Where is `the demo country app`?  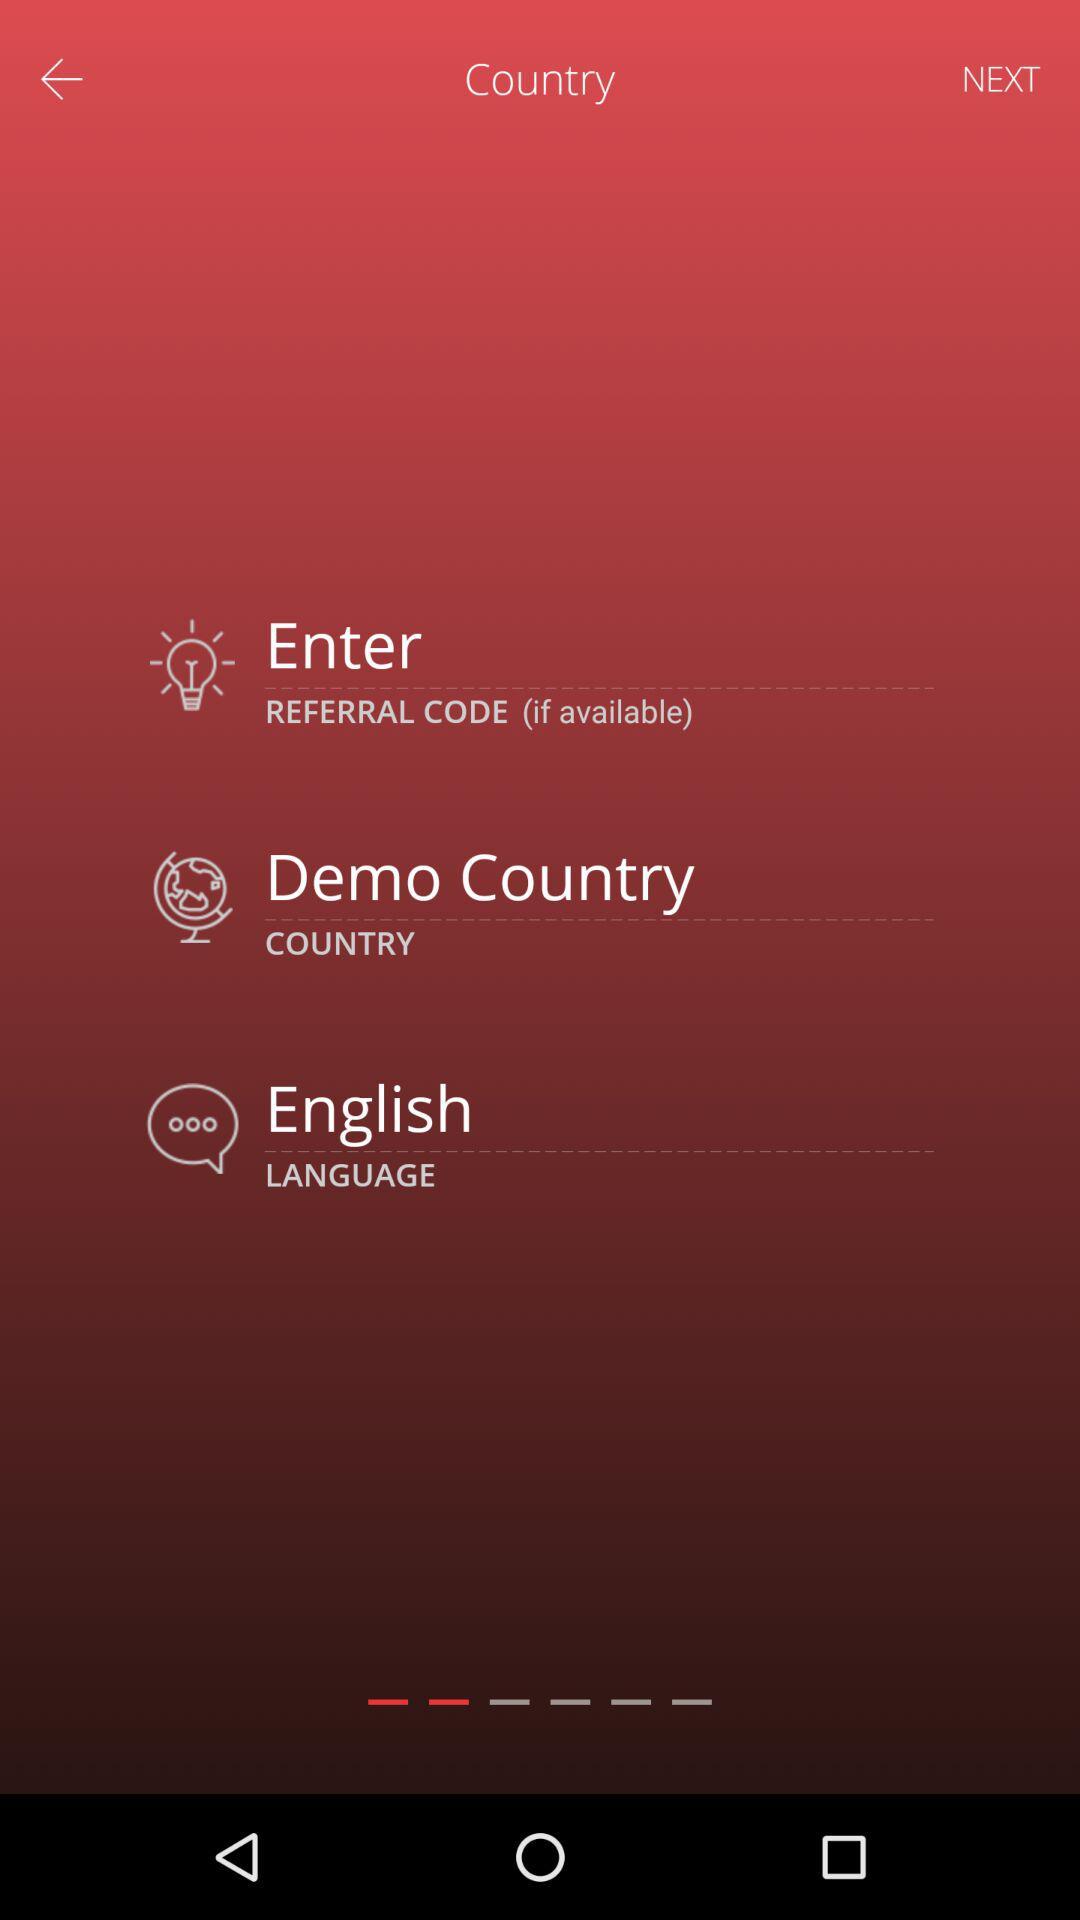
the demo country app is located at coordinates (598, 875).